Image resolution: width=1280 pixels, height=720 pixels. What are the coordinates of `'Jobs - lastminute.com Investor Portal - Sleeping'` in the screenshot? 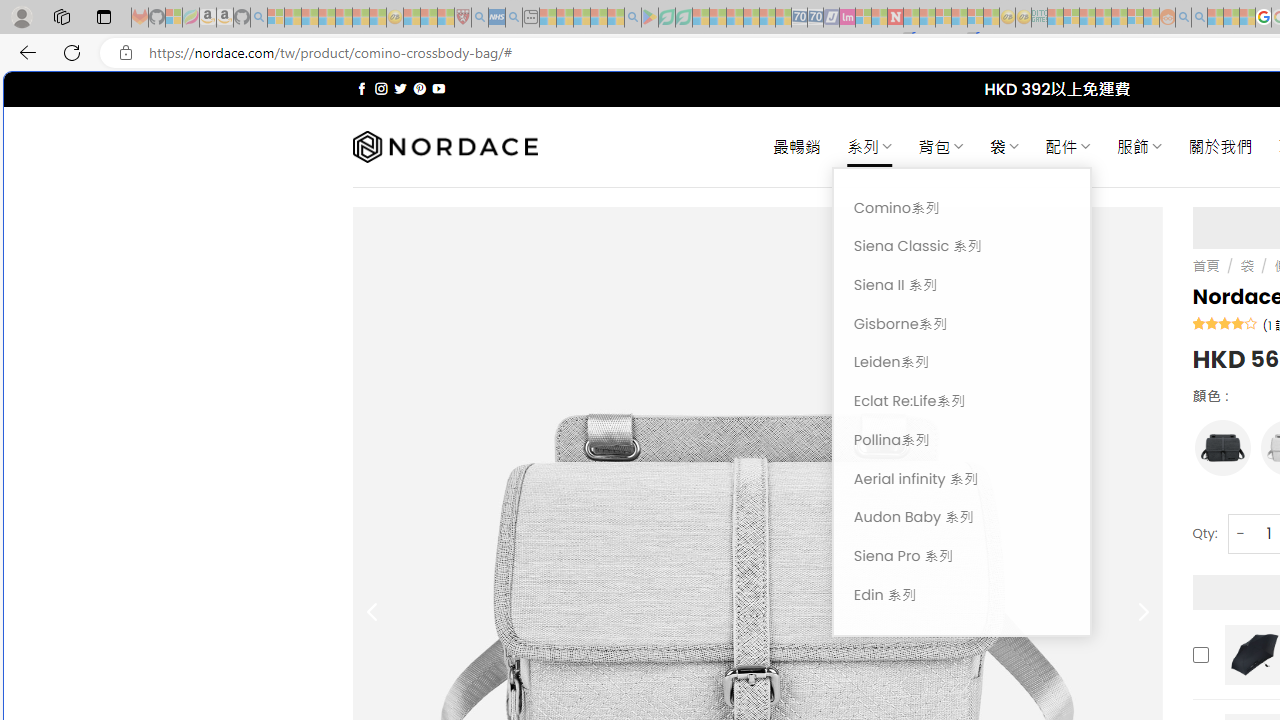 It's located at (847, 17).